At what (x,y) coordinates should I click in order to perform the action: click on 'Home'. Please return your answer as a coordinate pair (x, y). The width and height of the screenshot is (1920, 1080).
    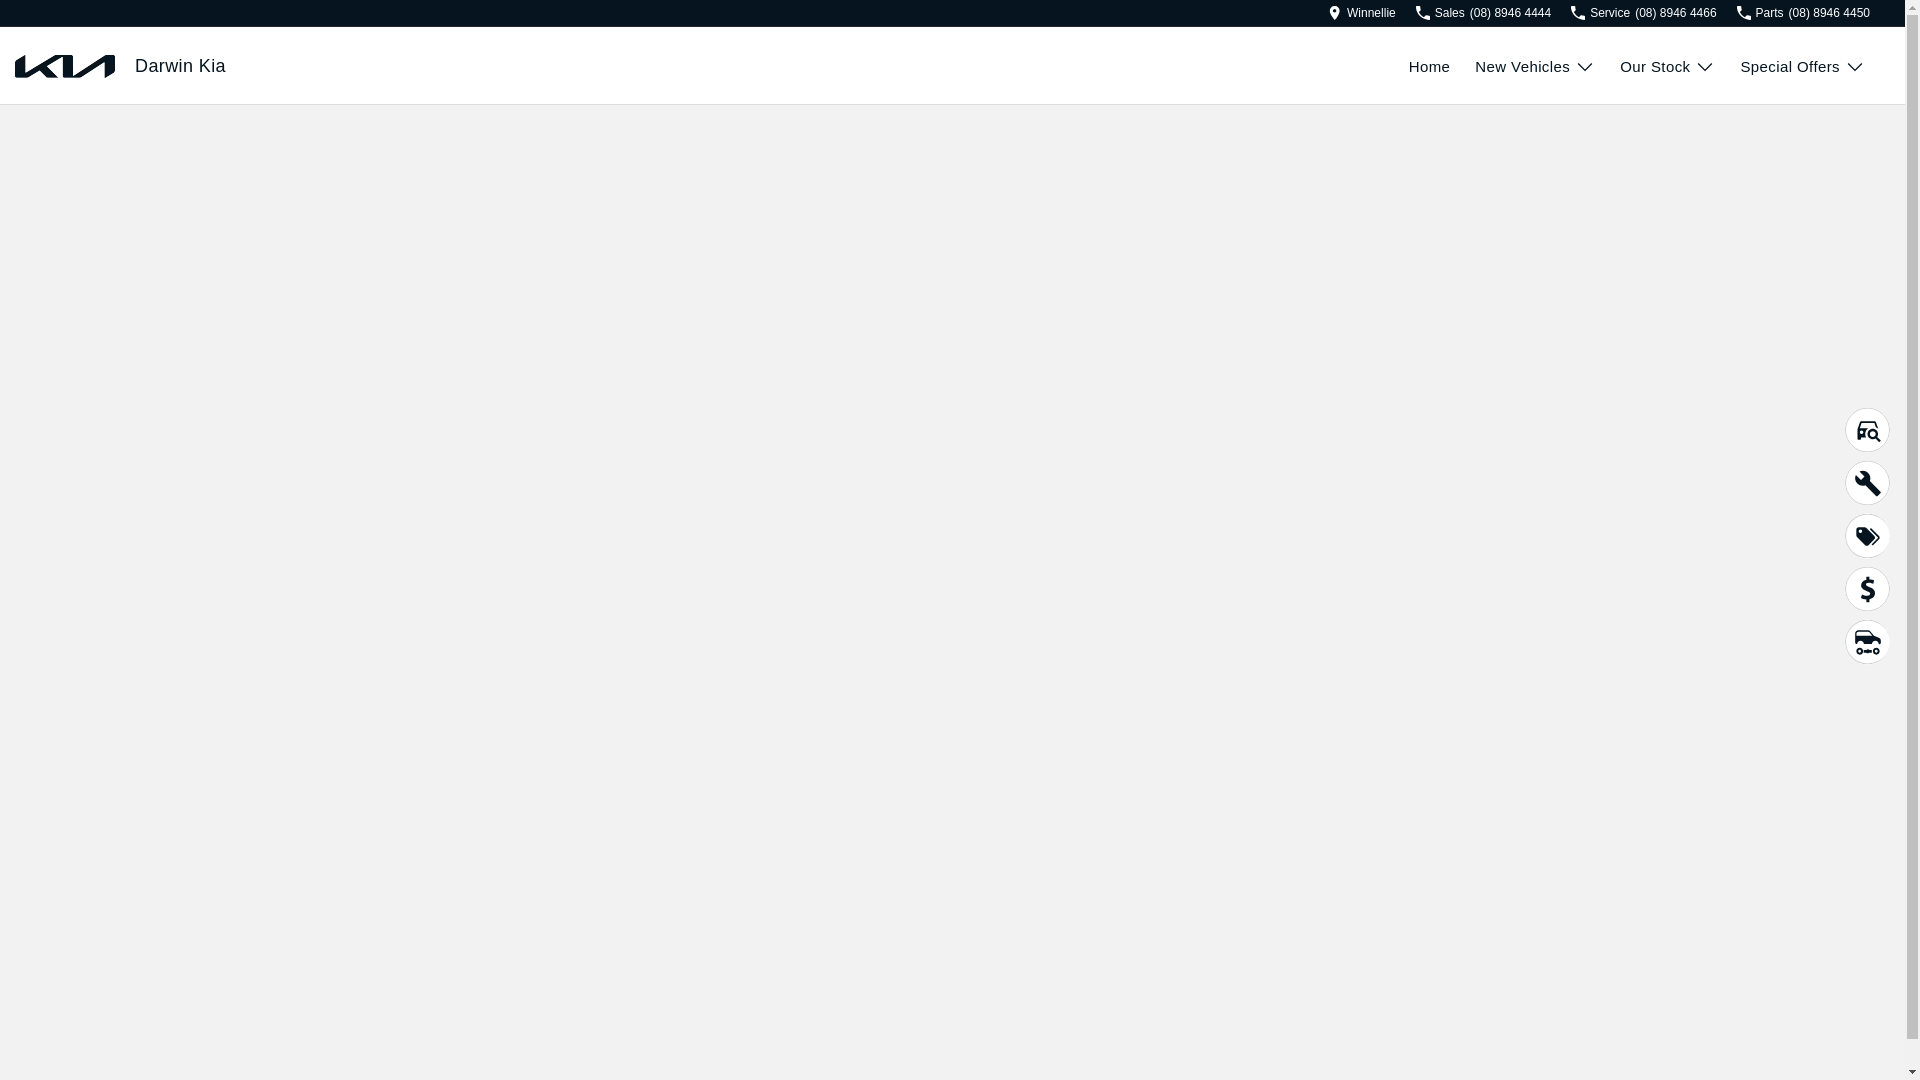
    Looking at the image, I should click on (1442, 65).